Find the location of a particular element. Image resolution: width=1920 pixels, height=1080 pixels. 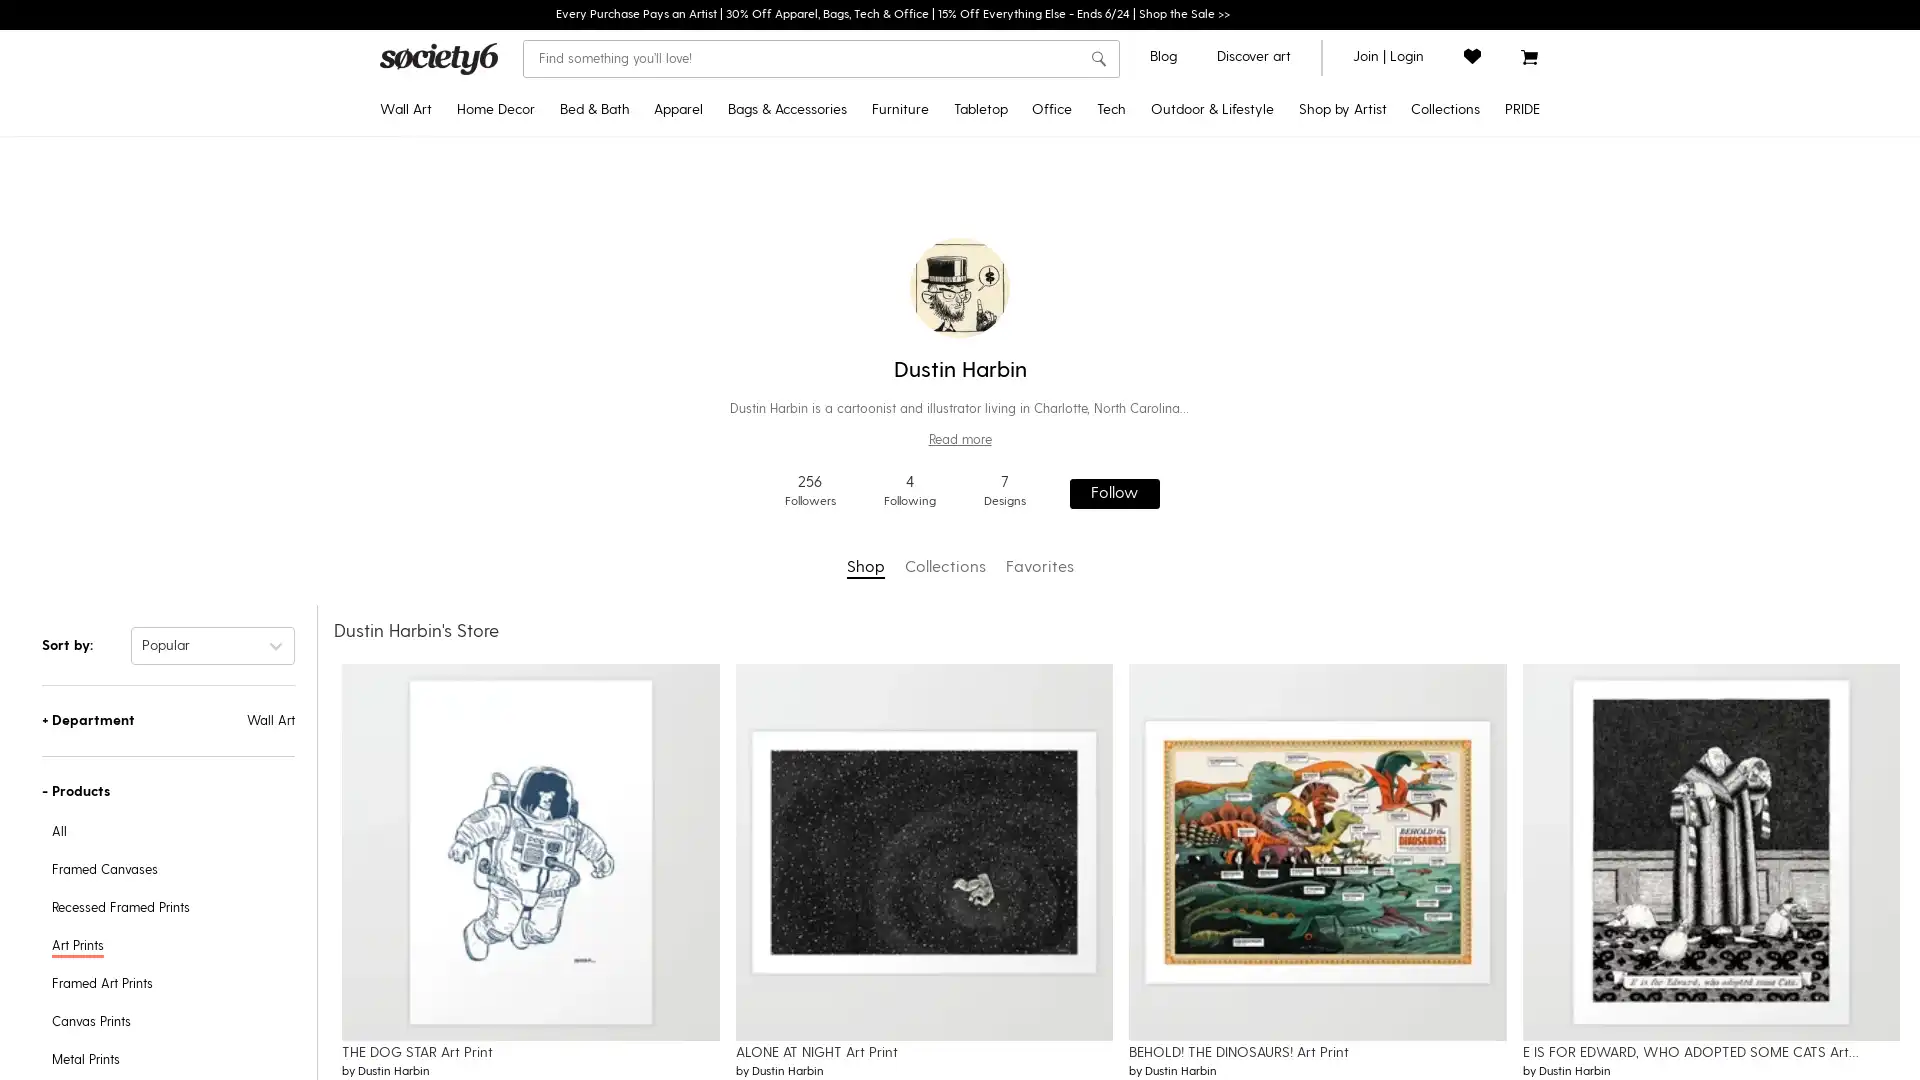

Sheer Curtains is located at coordinates (533, 353).